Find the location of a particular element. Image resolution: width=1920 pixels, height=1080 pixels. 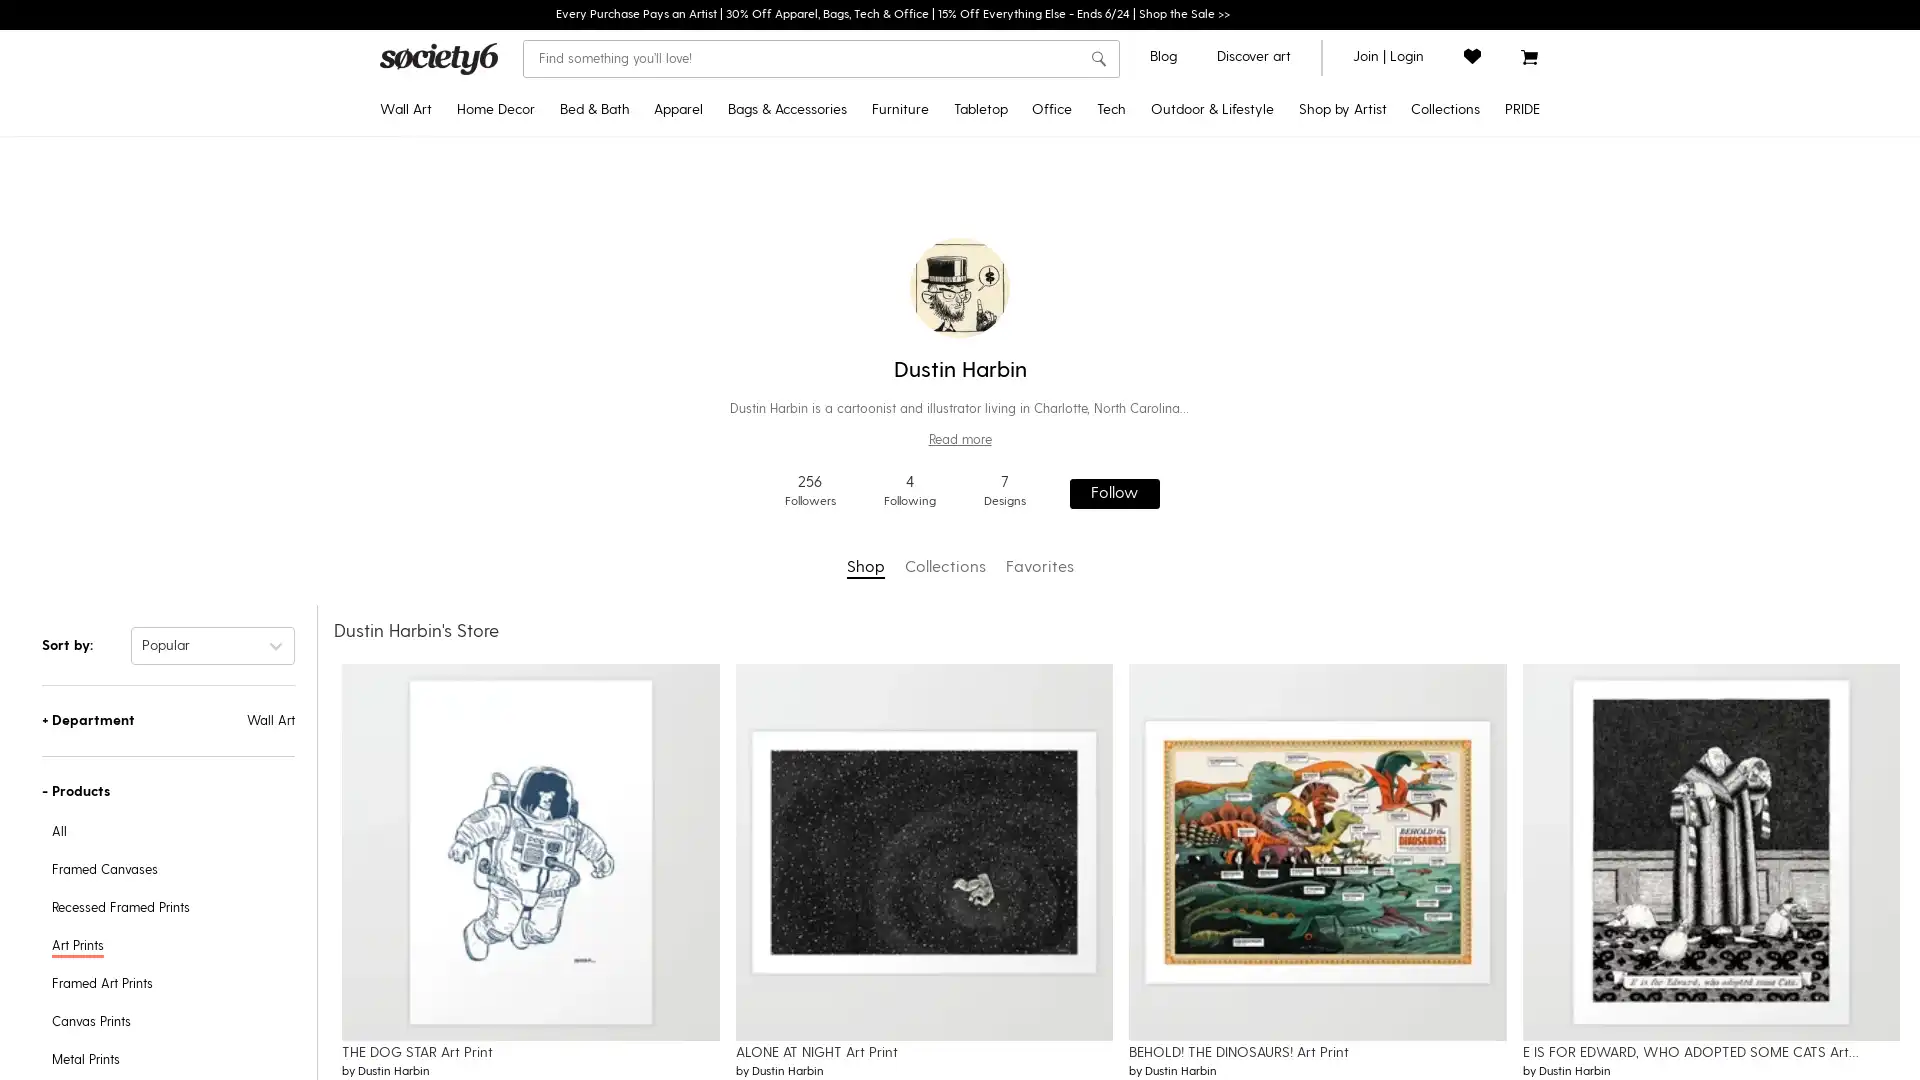

Sheer Curtains is located at coordinates (533, 353).